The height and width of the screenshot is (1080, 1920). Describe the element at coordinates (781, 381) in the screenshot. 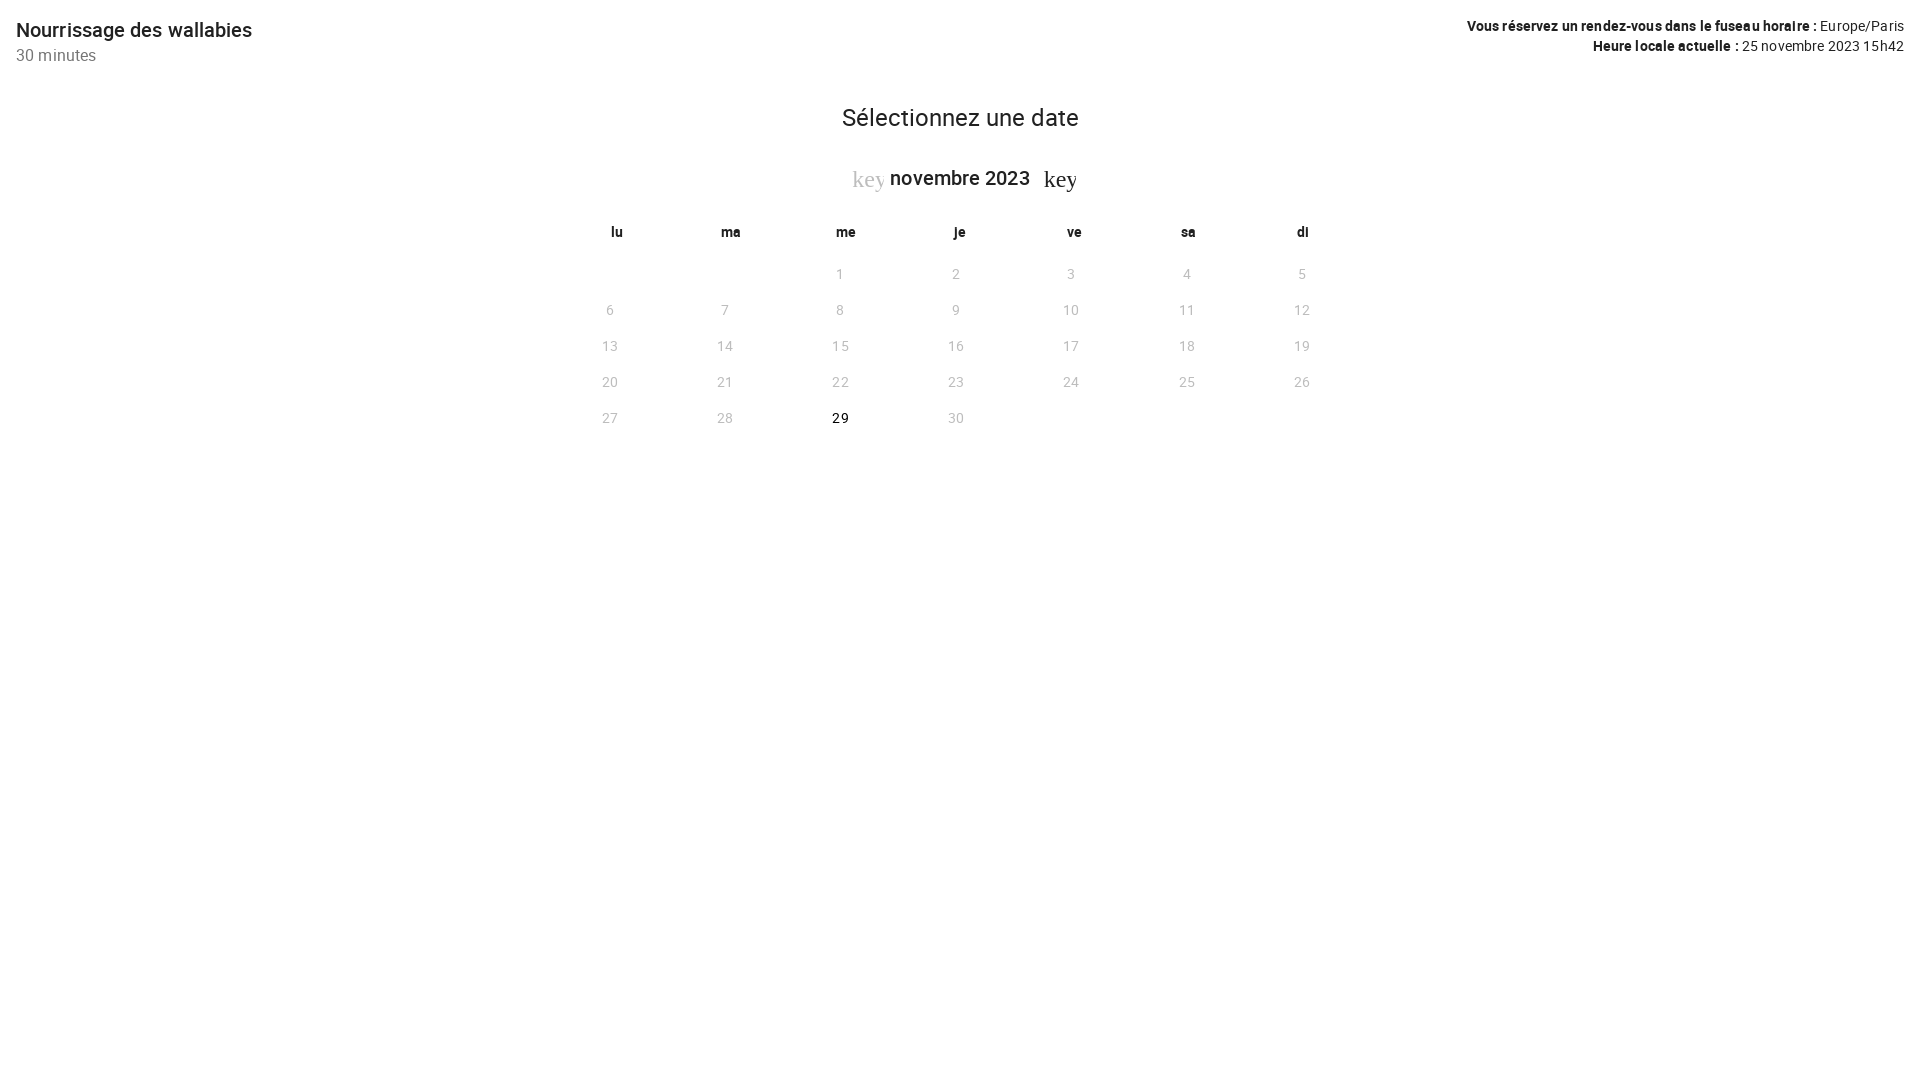

I see `'22'` at that location.